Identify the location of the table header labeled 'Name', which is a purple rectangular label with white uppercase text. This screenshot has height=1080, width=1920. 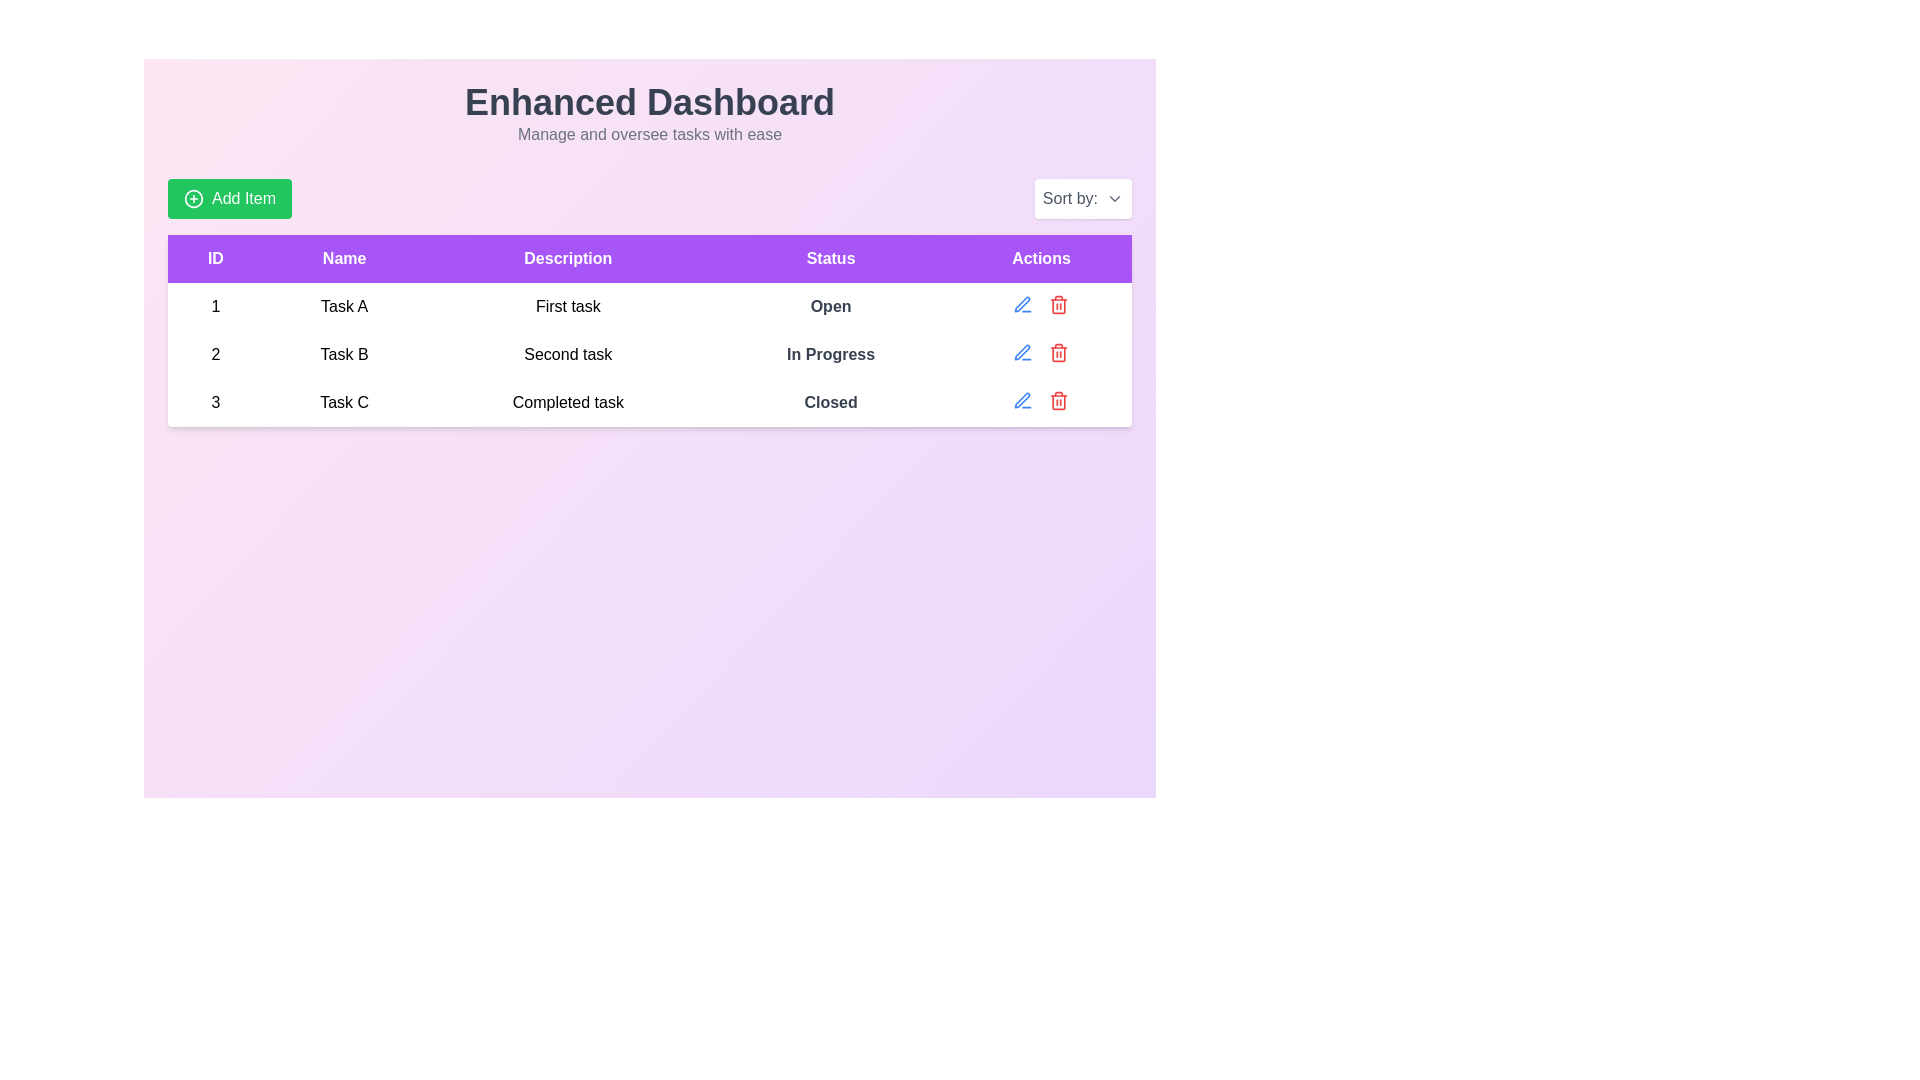
(344, 257).